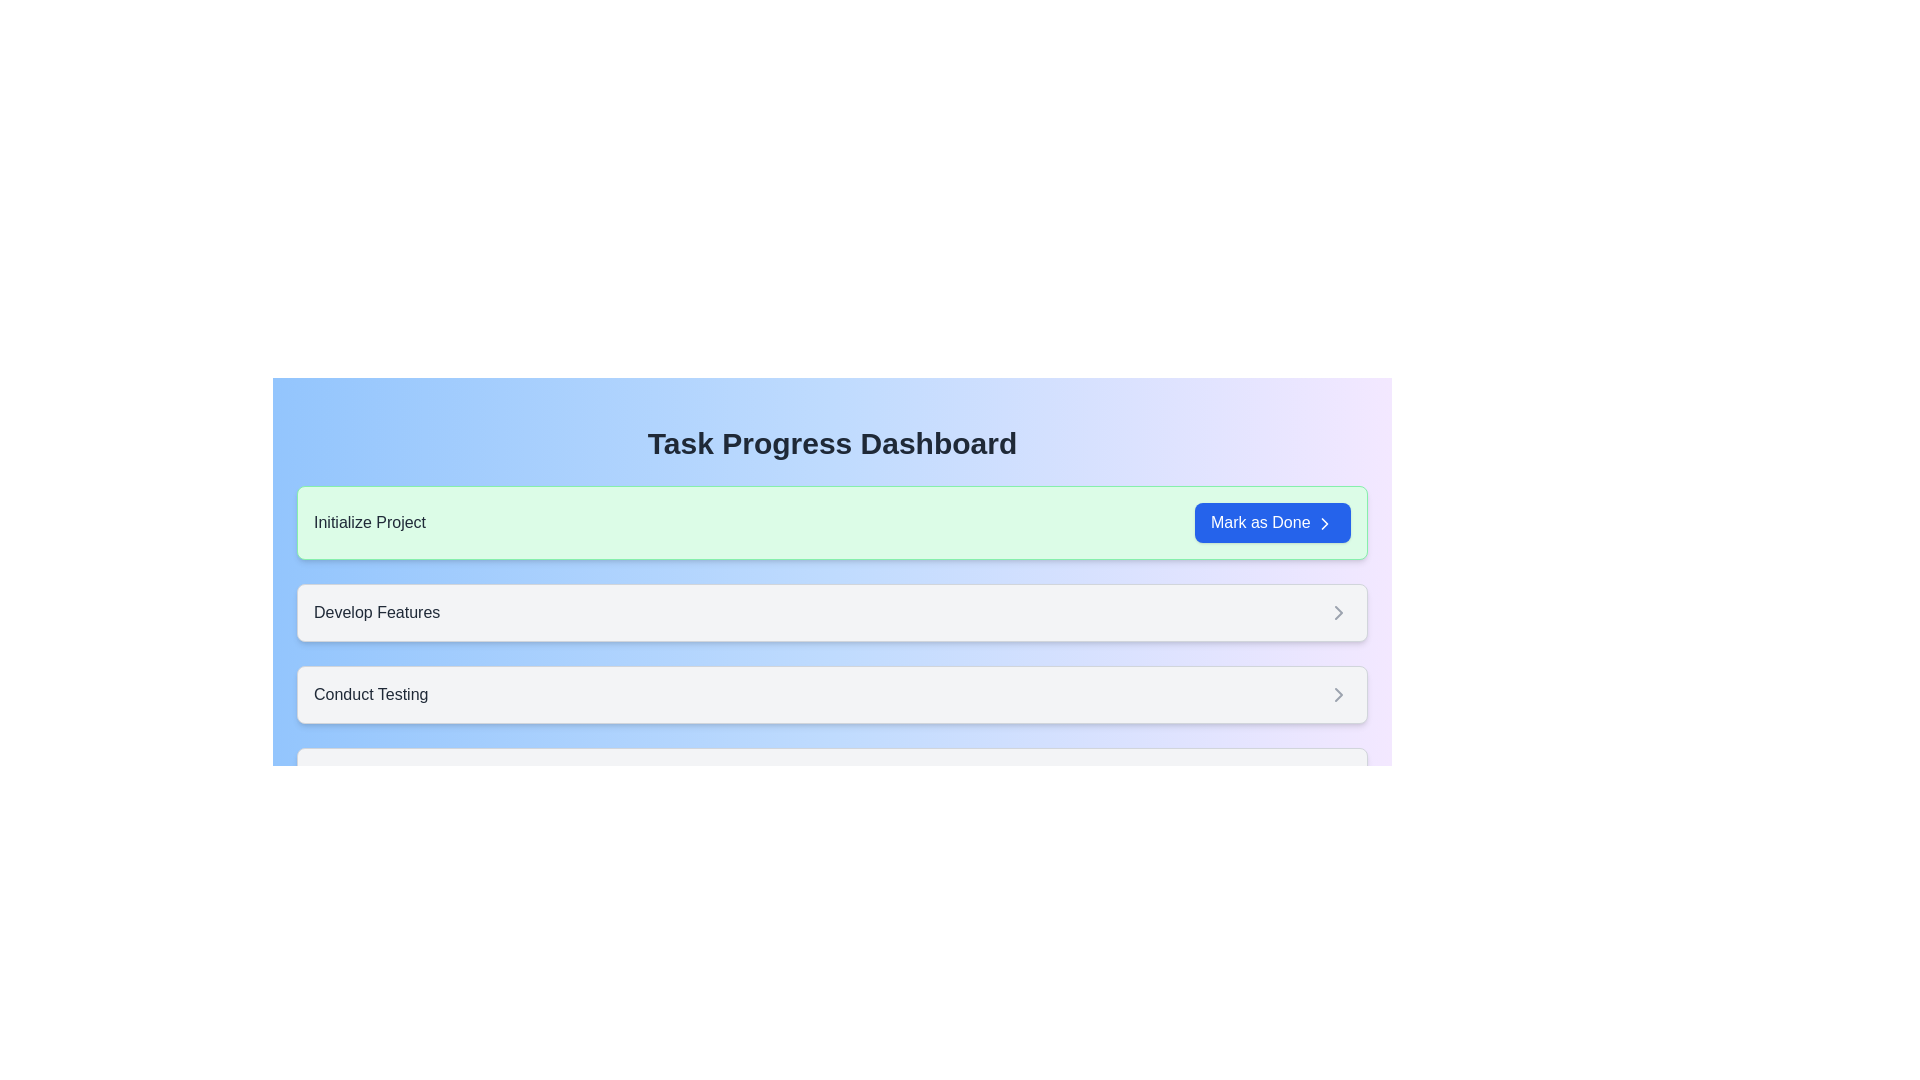  I want to click on the small rightward-pointing chevron icon located near the right edge of the 'Initialize Project' task row in the task progress dashboard, so click(1324, 522).